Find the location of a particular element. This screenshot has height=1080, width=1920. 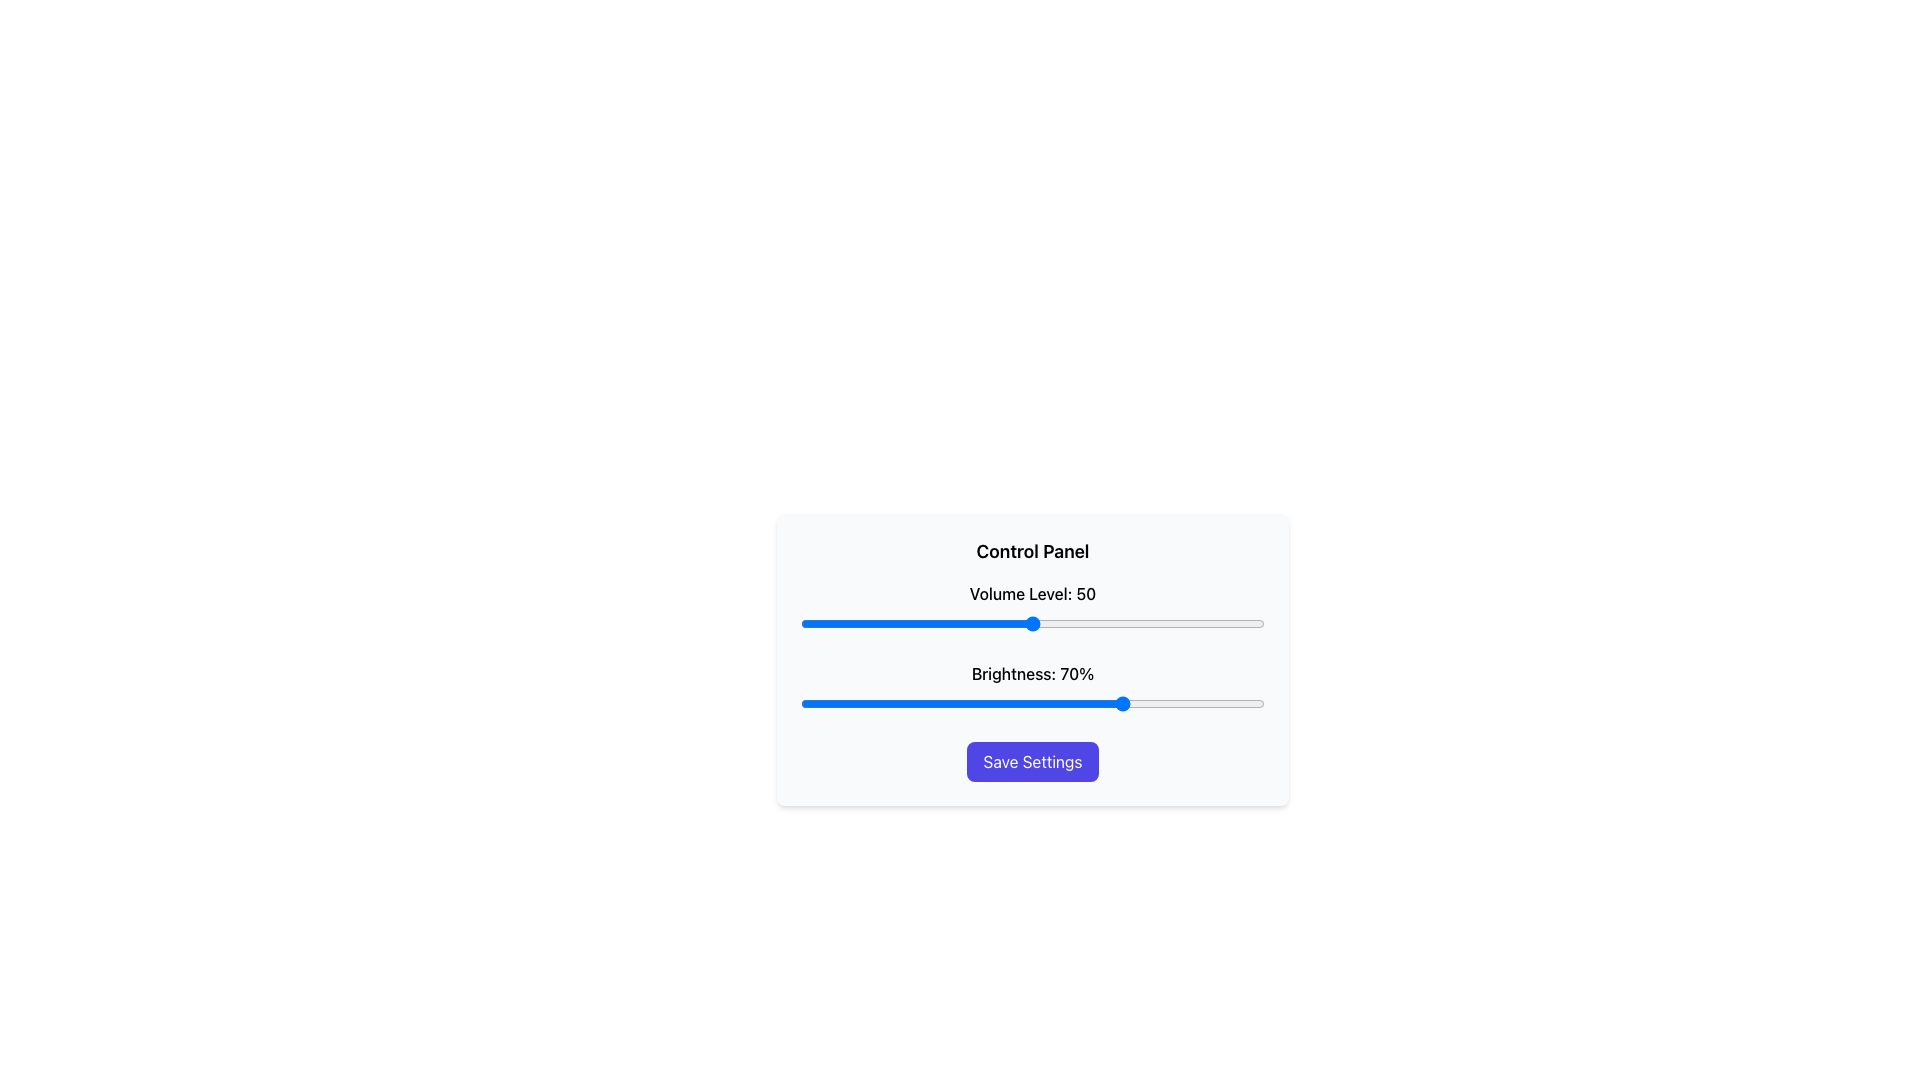

brightness is located at coordinates (1083, 703).